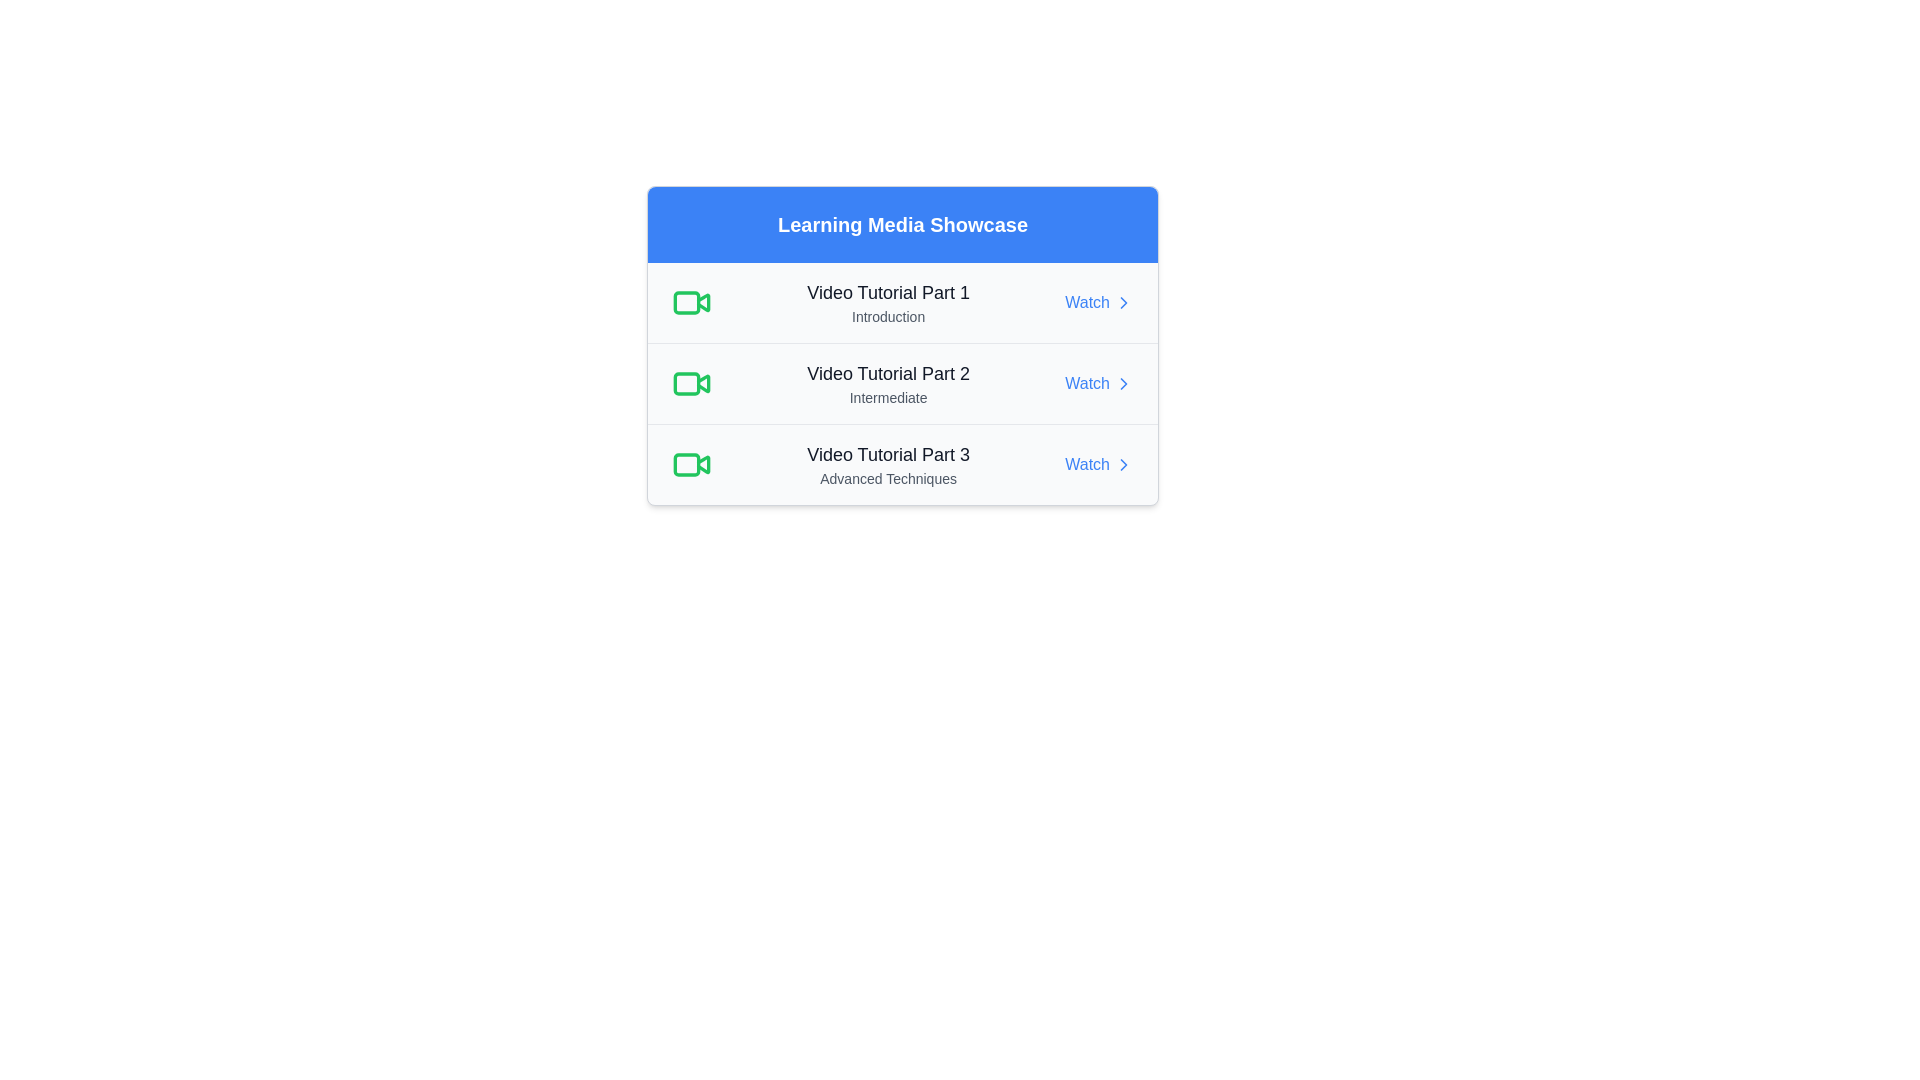 The height and width of the screenshot is (1080, 1920). Describe the element at coordinates (691, 384) in the screenshot. I see `the green video camera icon located to the left of the text 'Video Tutorial Part 2' under the 'Learning Media Showcase' section` at that location.